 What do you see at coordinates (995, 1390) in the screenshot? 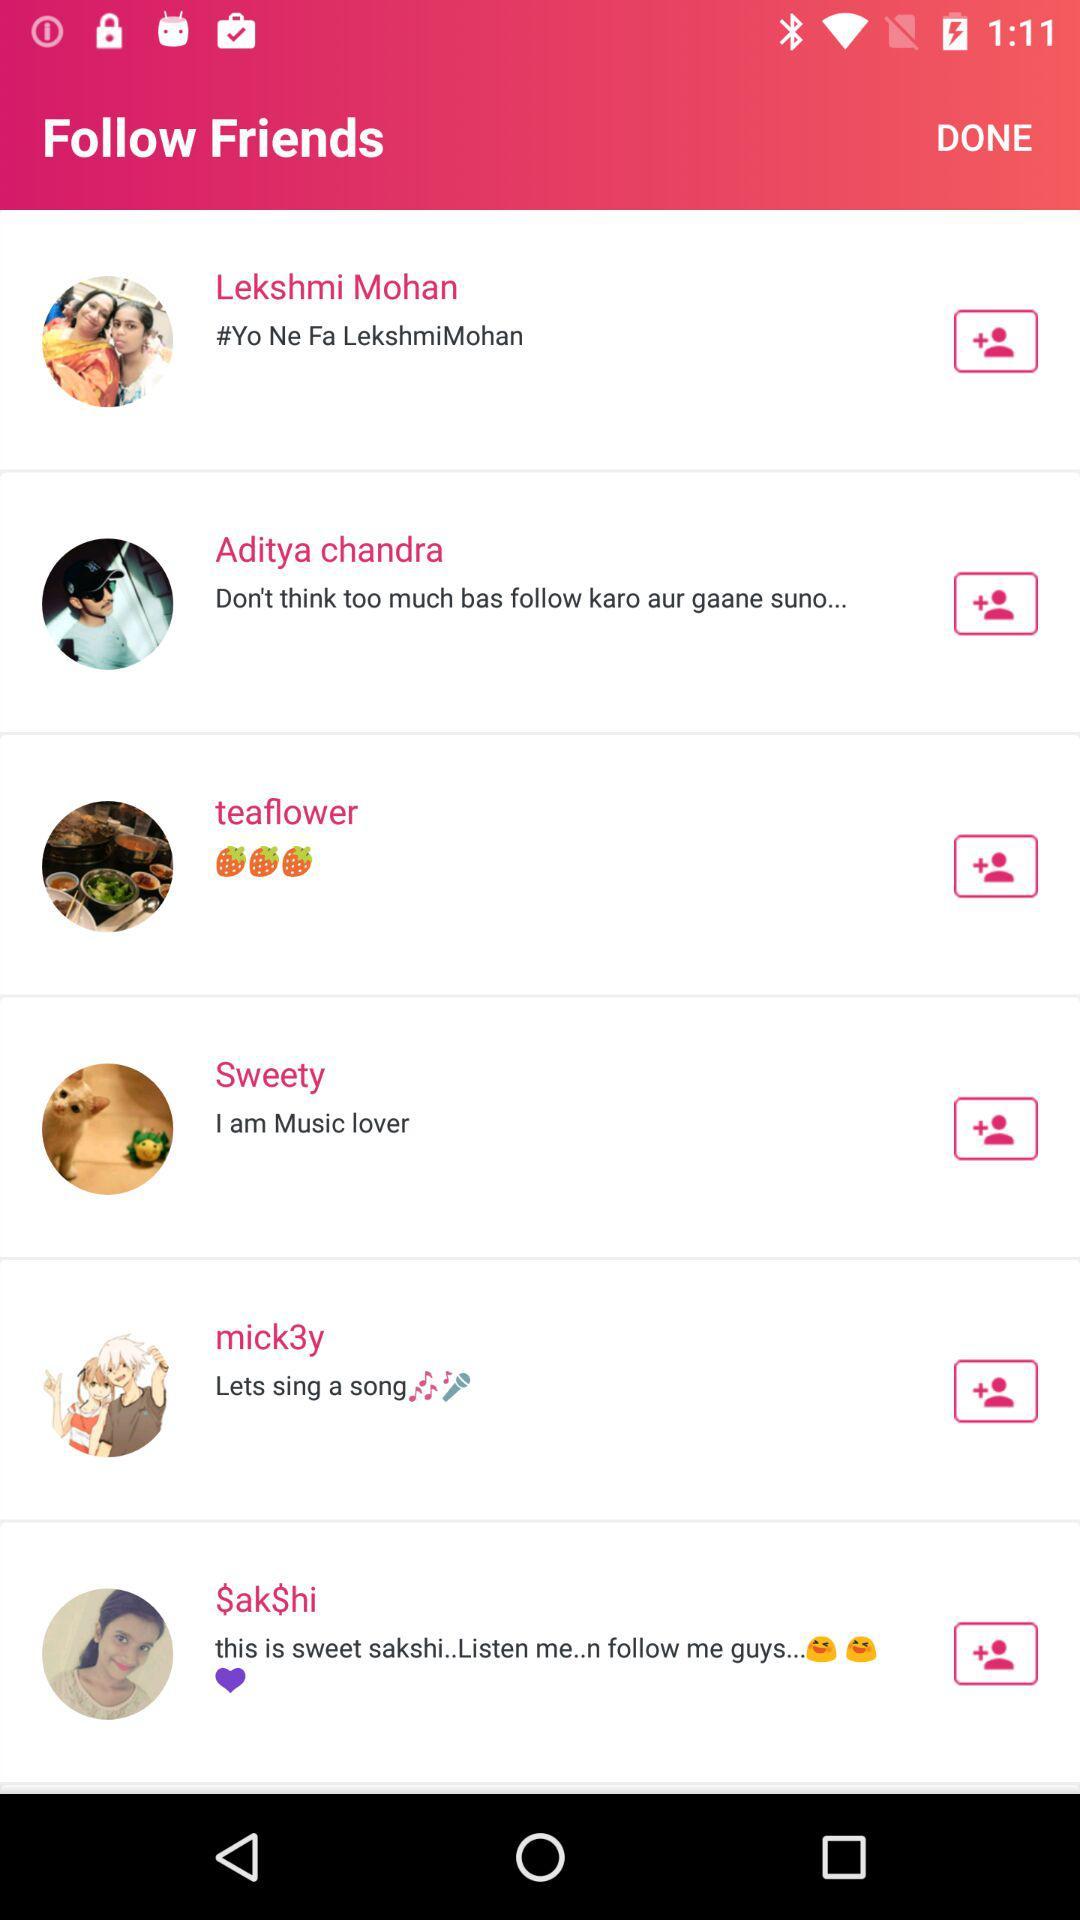
I see `send friend request` at bounding box center [995, 1390].